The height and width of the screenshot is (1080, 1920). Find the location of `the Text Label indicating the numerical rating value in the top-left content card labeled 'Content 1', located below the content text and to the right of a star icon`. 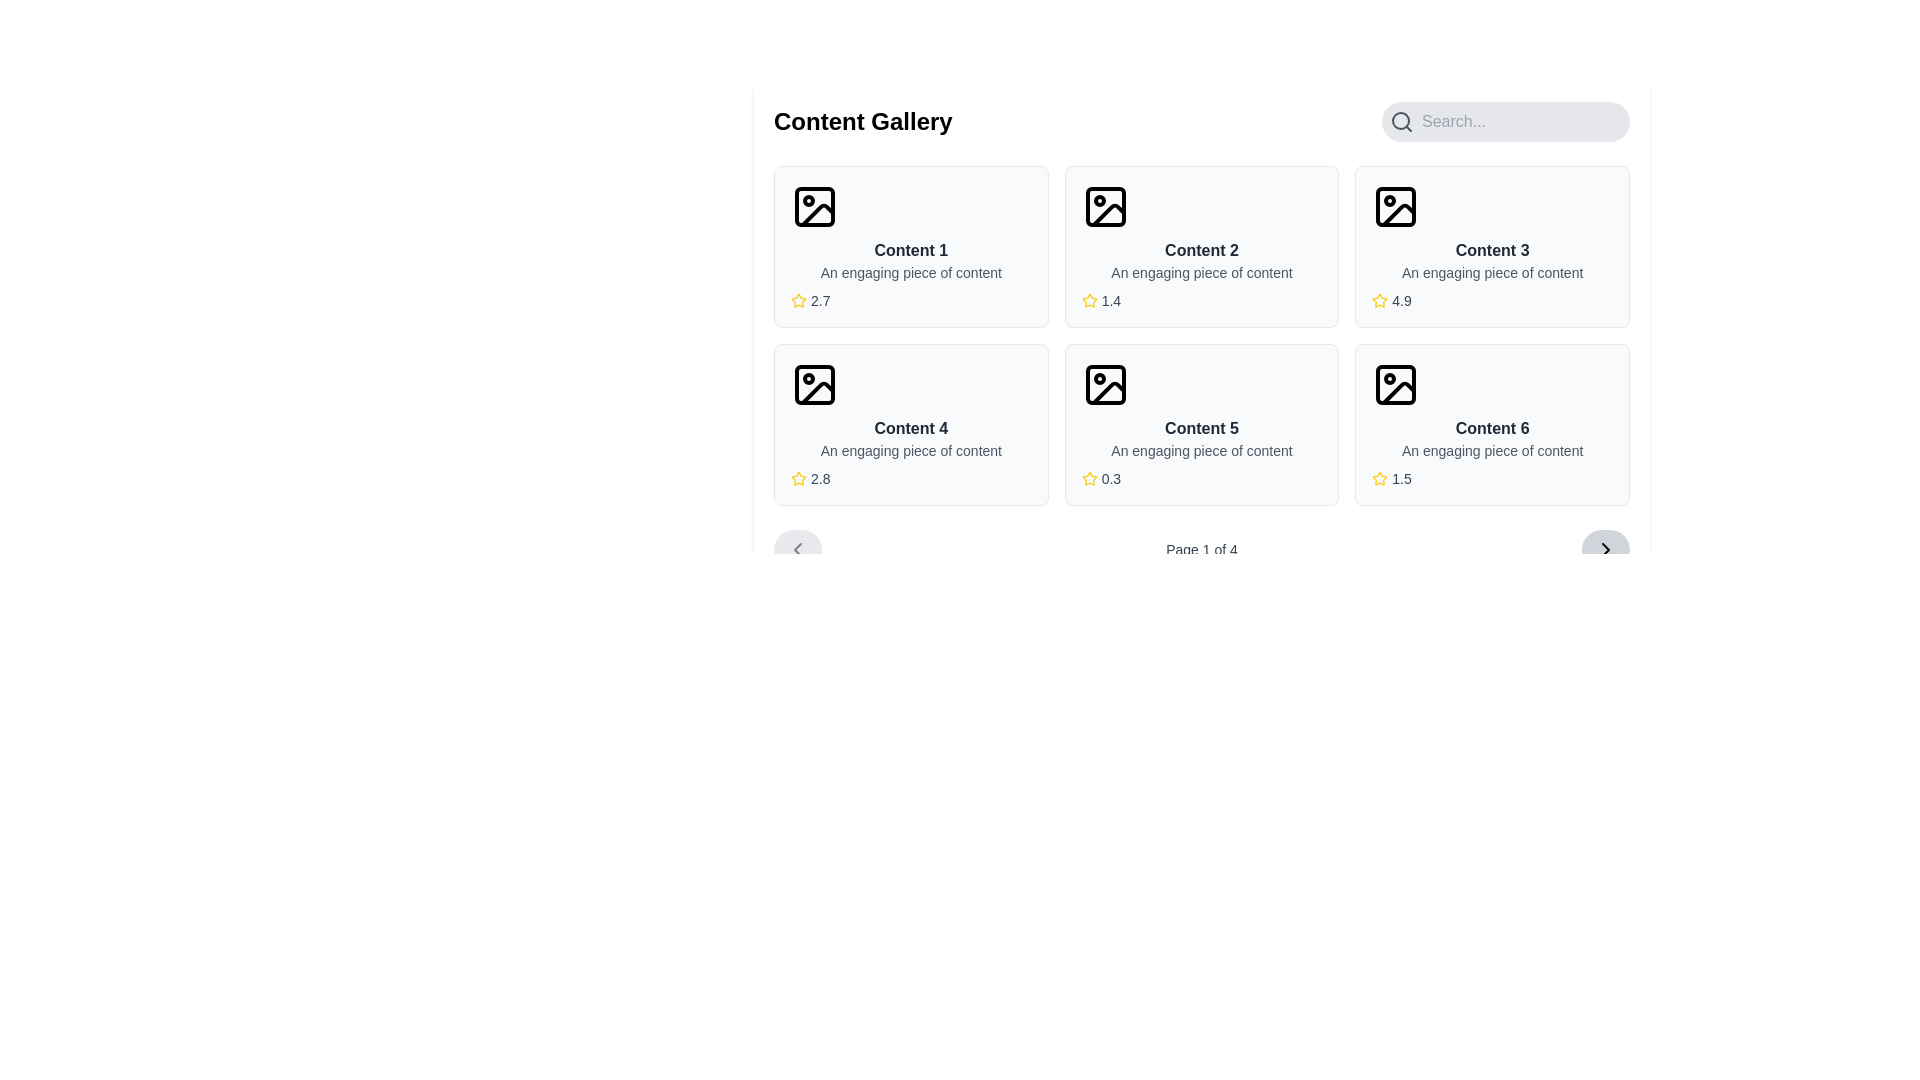

the Text Label indicating the numerical rating value in the top-left content card labeled 'Content 1', located below the content text and to the right of a star icon is located at coordinates (820, 300).